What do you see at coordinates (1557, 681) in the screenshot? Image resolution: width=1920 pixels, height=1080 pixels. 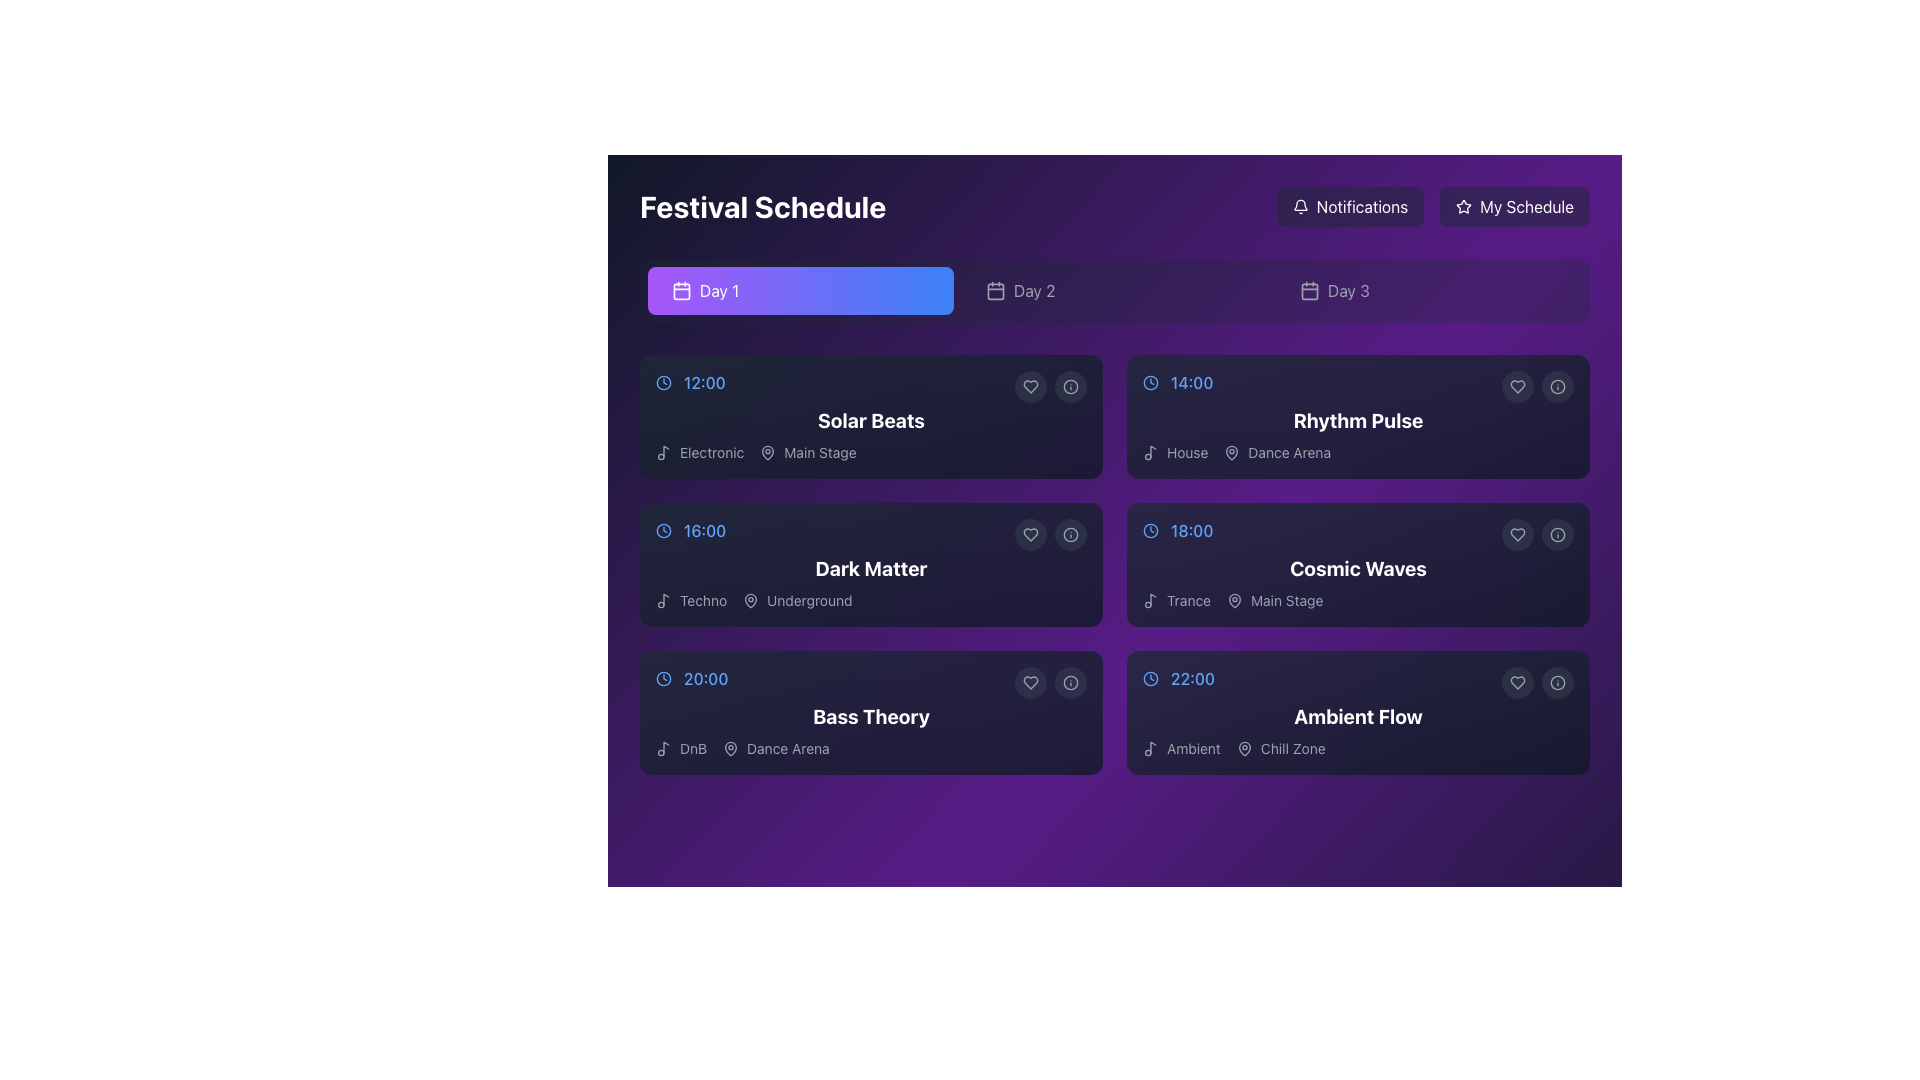 I see `the information button located at the top-right corner of the 'Ambient Flow' event box, which contains a circular icon resembling the letter 'i'` at bounding box center [1557, 681].